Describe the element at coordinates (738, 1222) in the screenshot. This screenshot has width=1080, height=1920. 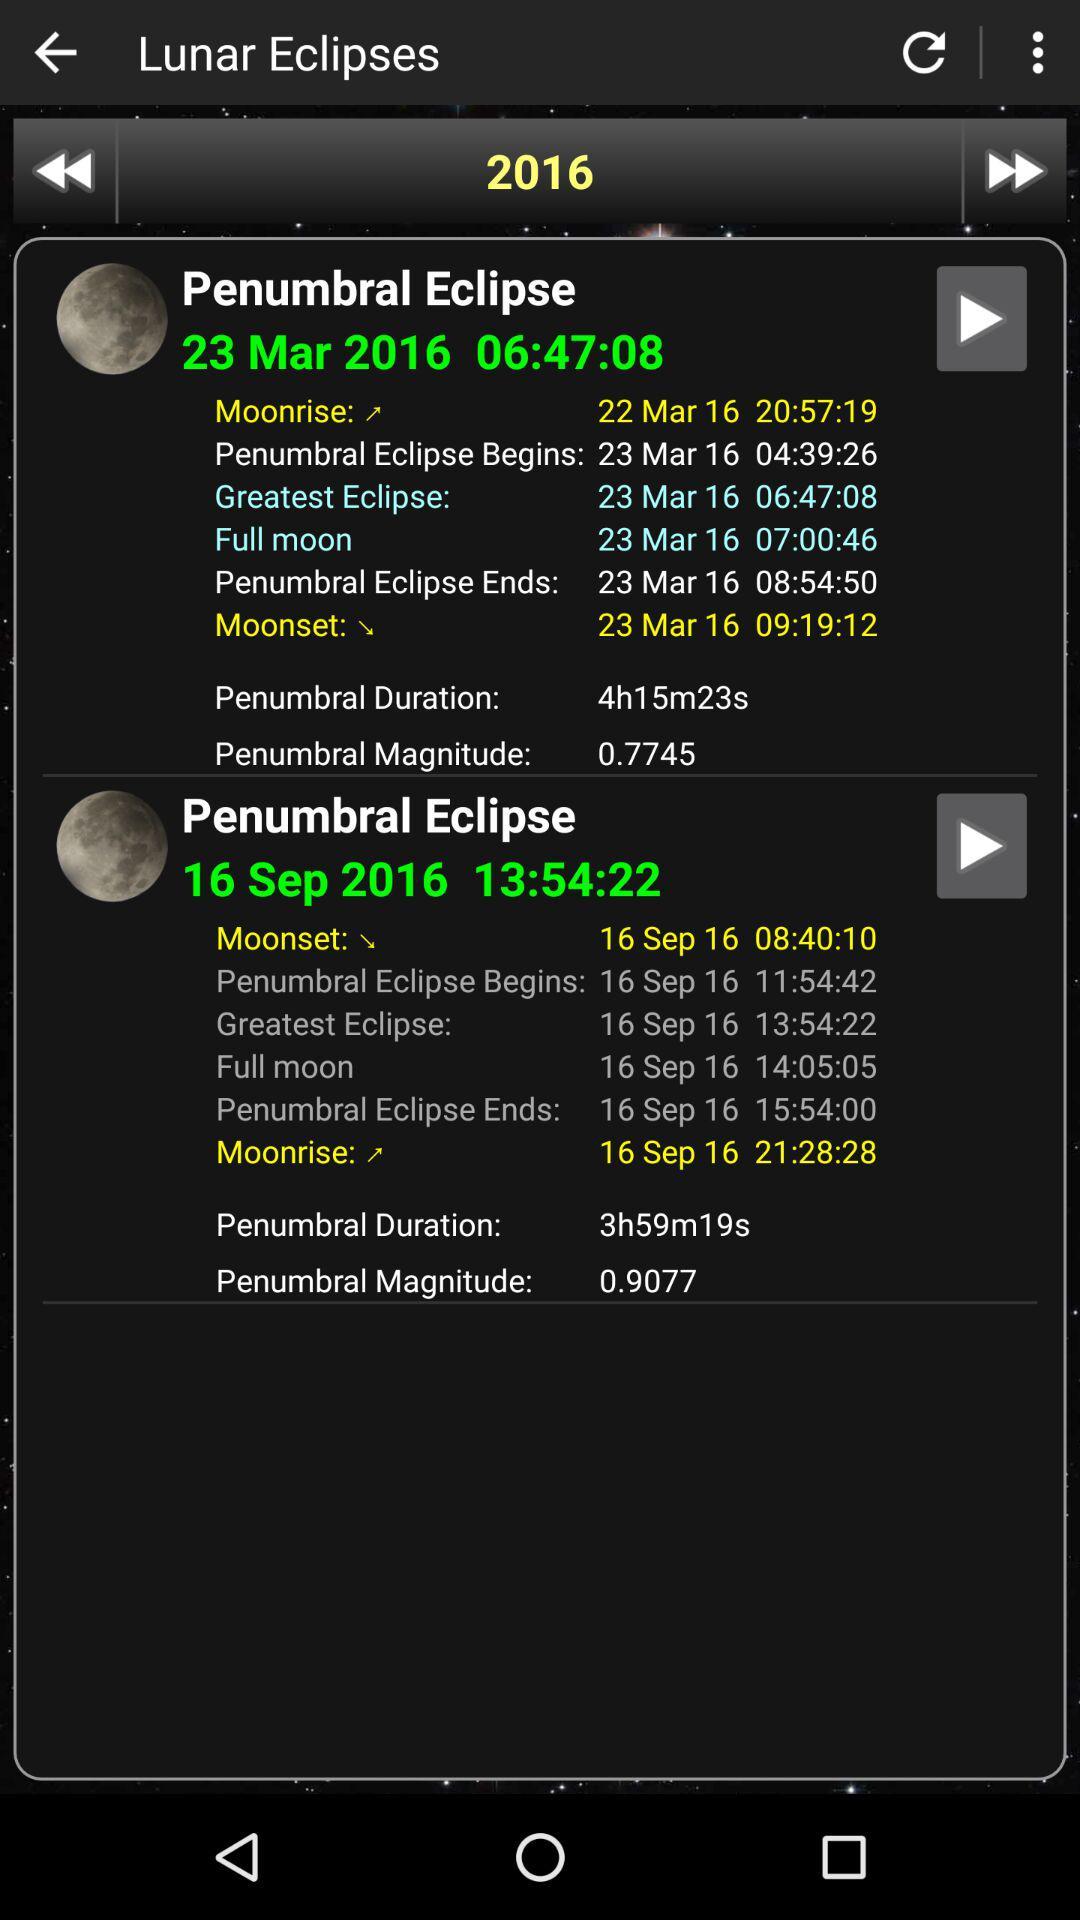
I see `app above the penumbral magnitude: item` at that location.